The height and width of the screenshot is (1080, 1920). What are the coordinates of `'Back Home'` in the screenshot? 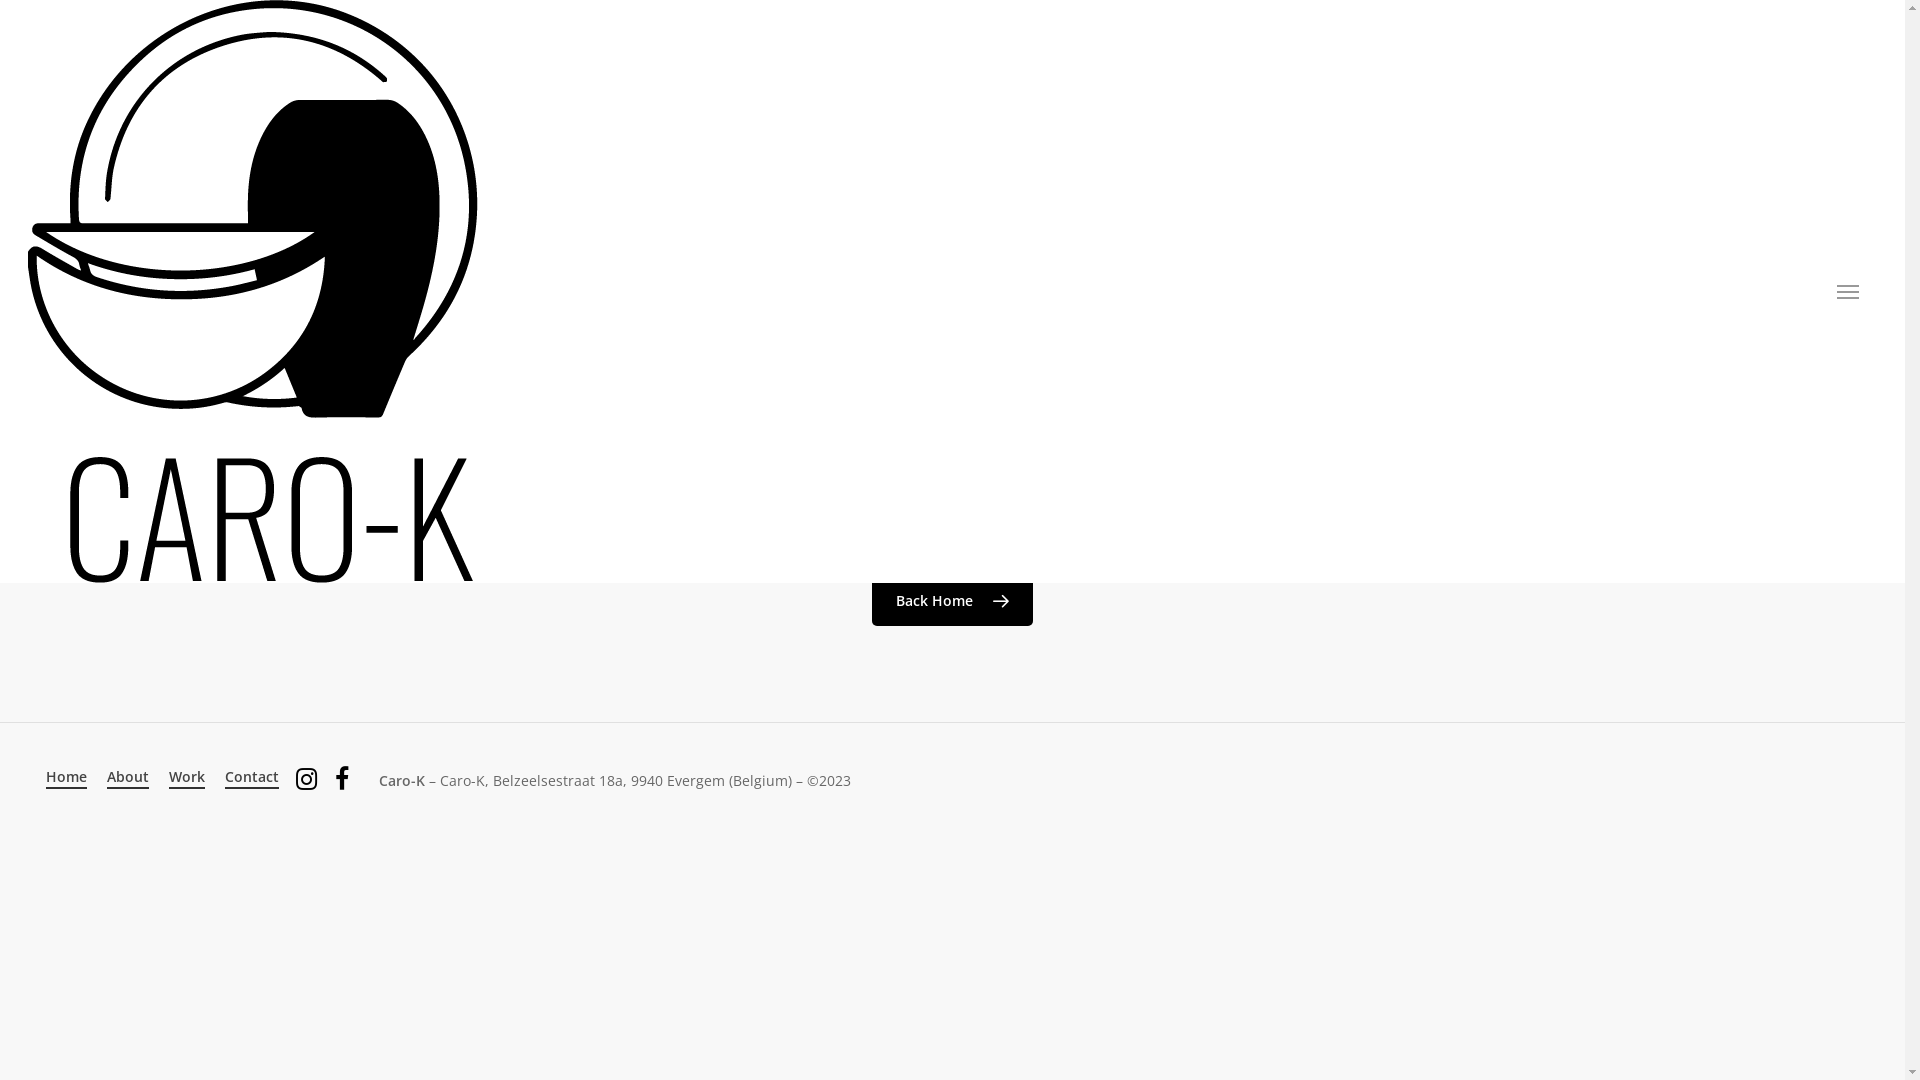 It's located at (951, 600).